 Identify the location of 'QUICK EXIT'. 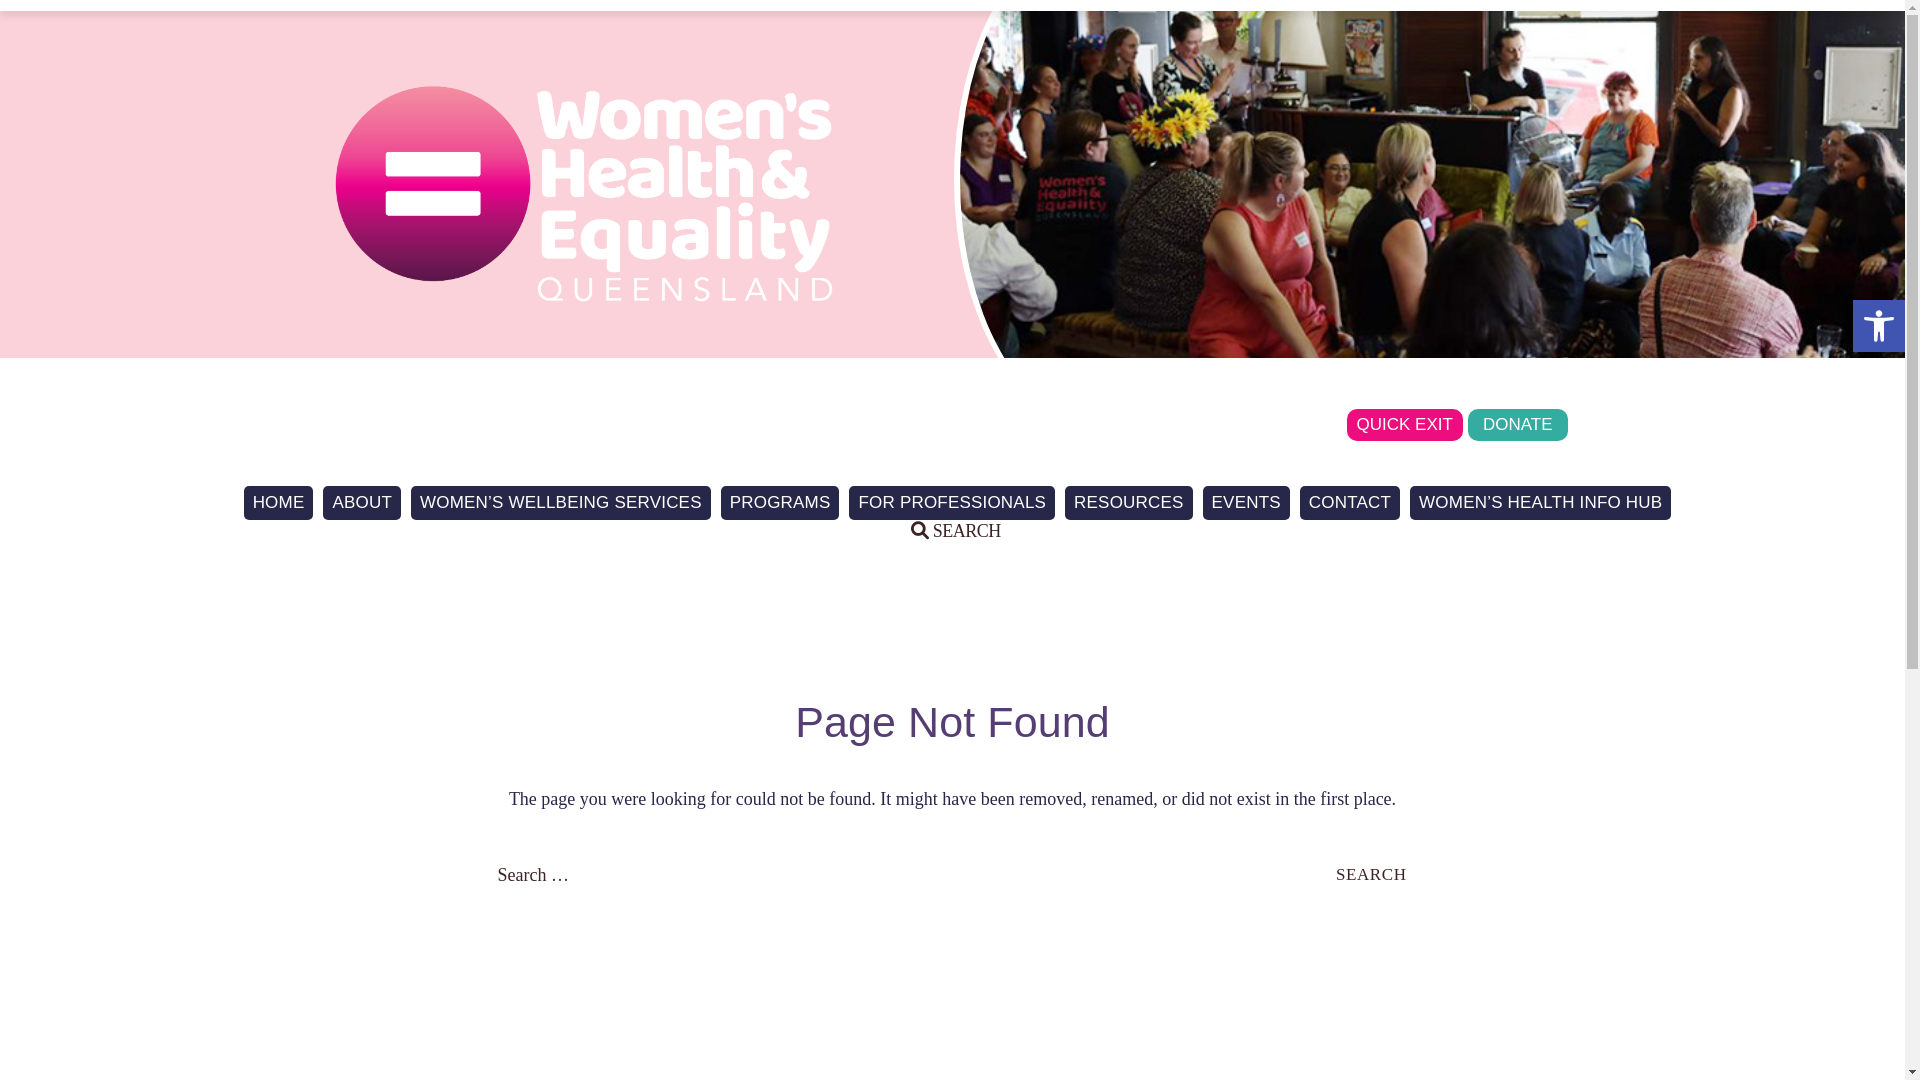
(1404, 423).